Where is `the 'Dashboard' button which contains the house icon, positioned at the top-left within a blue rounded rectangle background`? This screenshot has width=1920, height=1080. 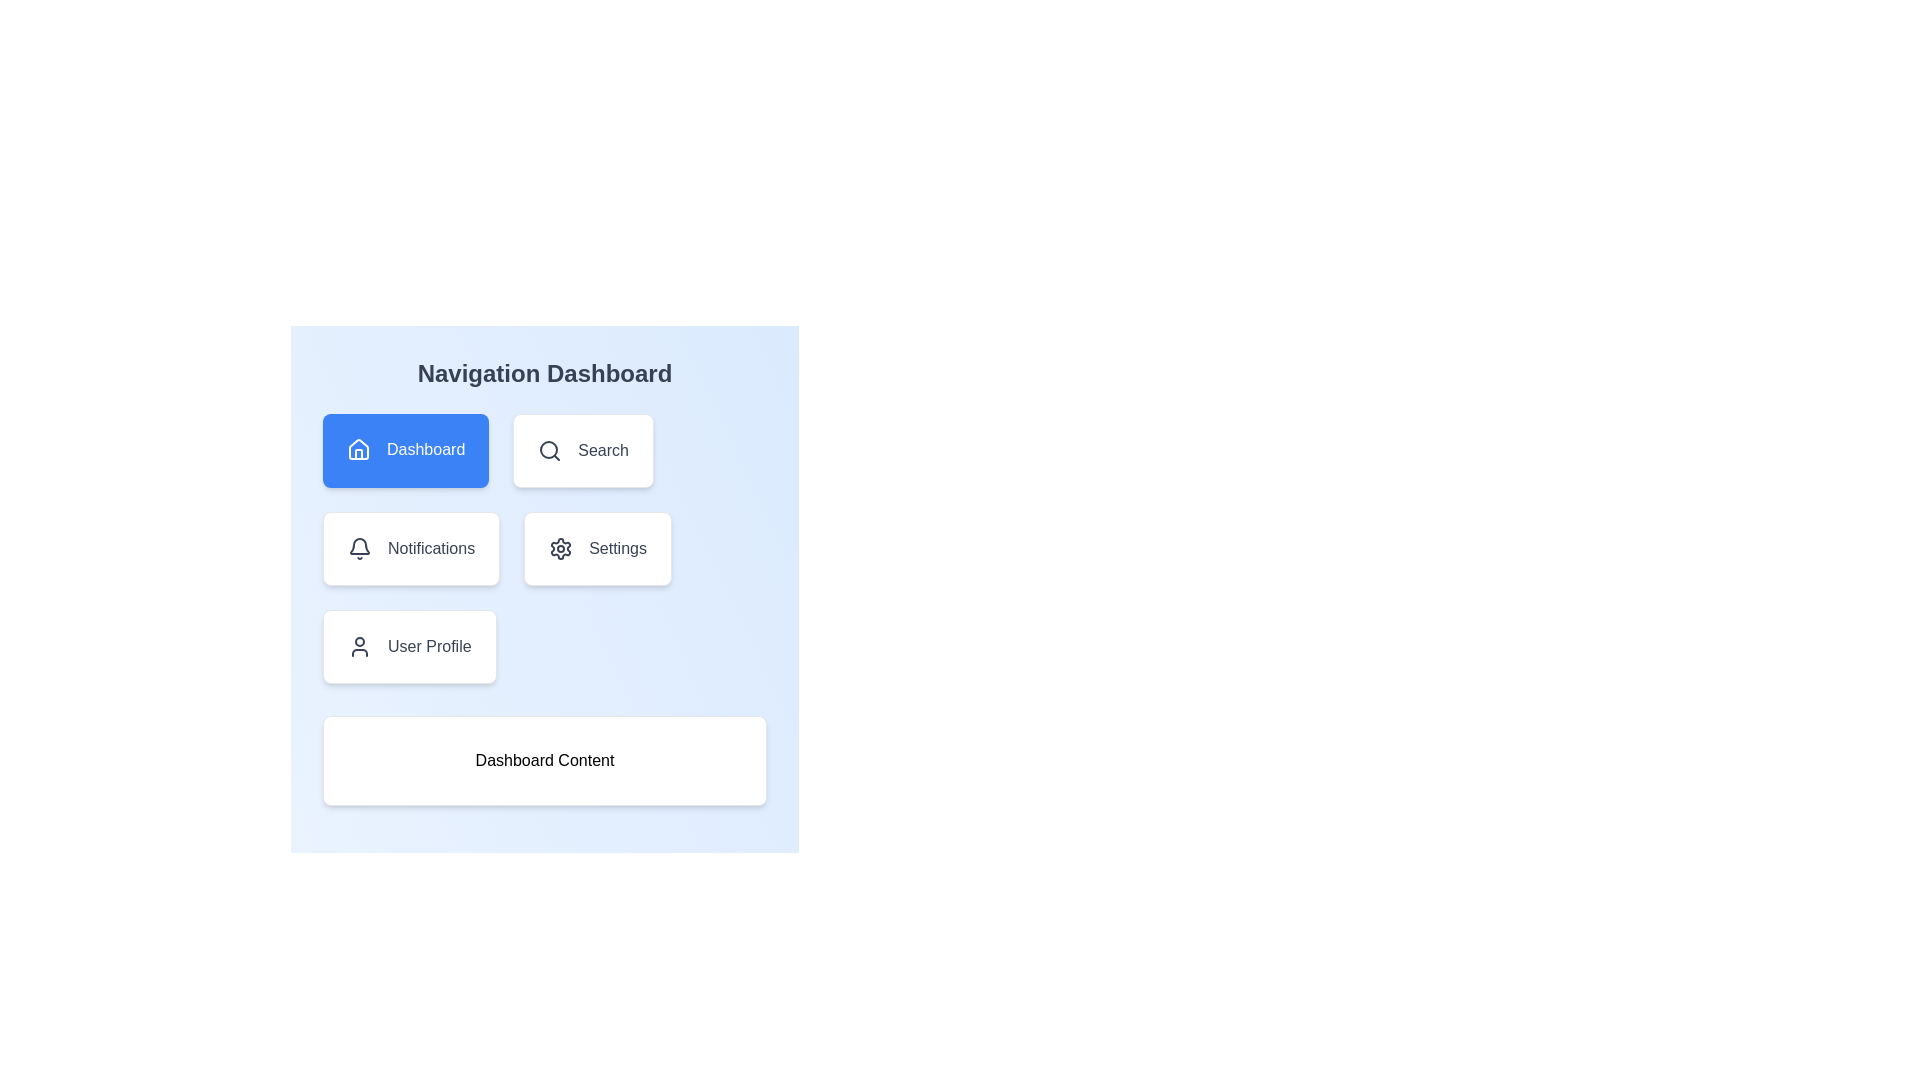
the 'Dashboard' button which contains the house icon, positioned at the top-left within a blue rounded rectangle background is located at coordinates (359, 447).